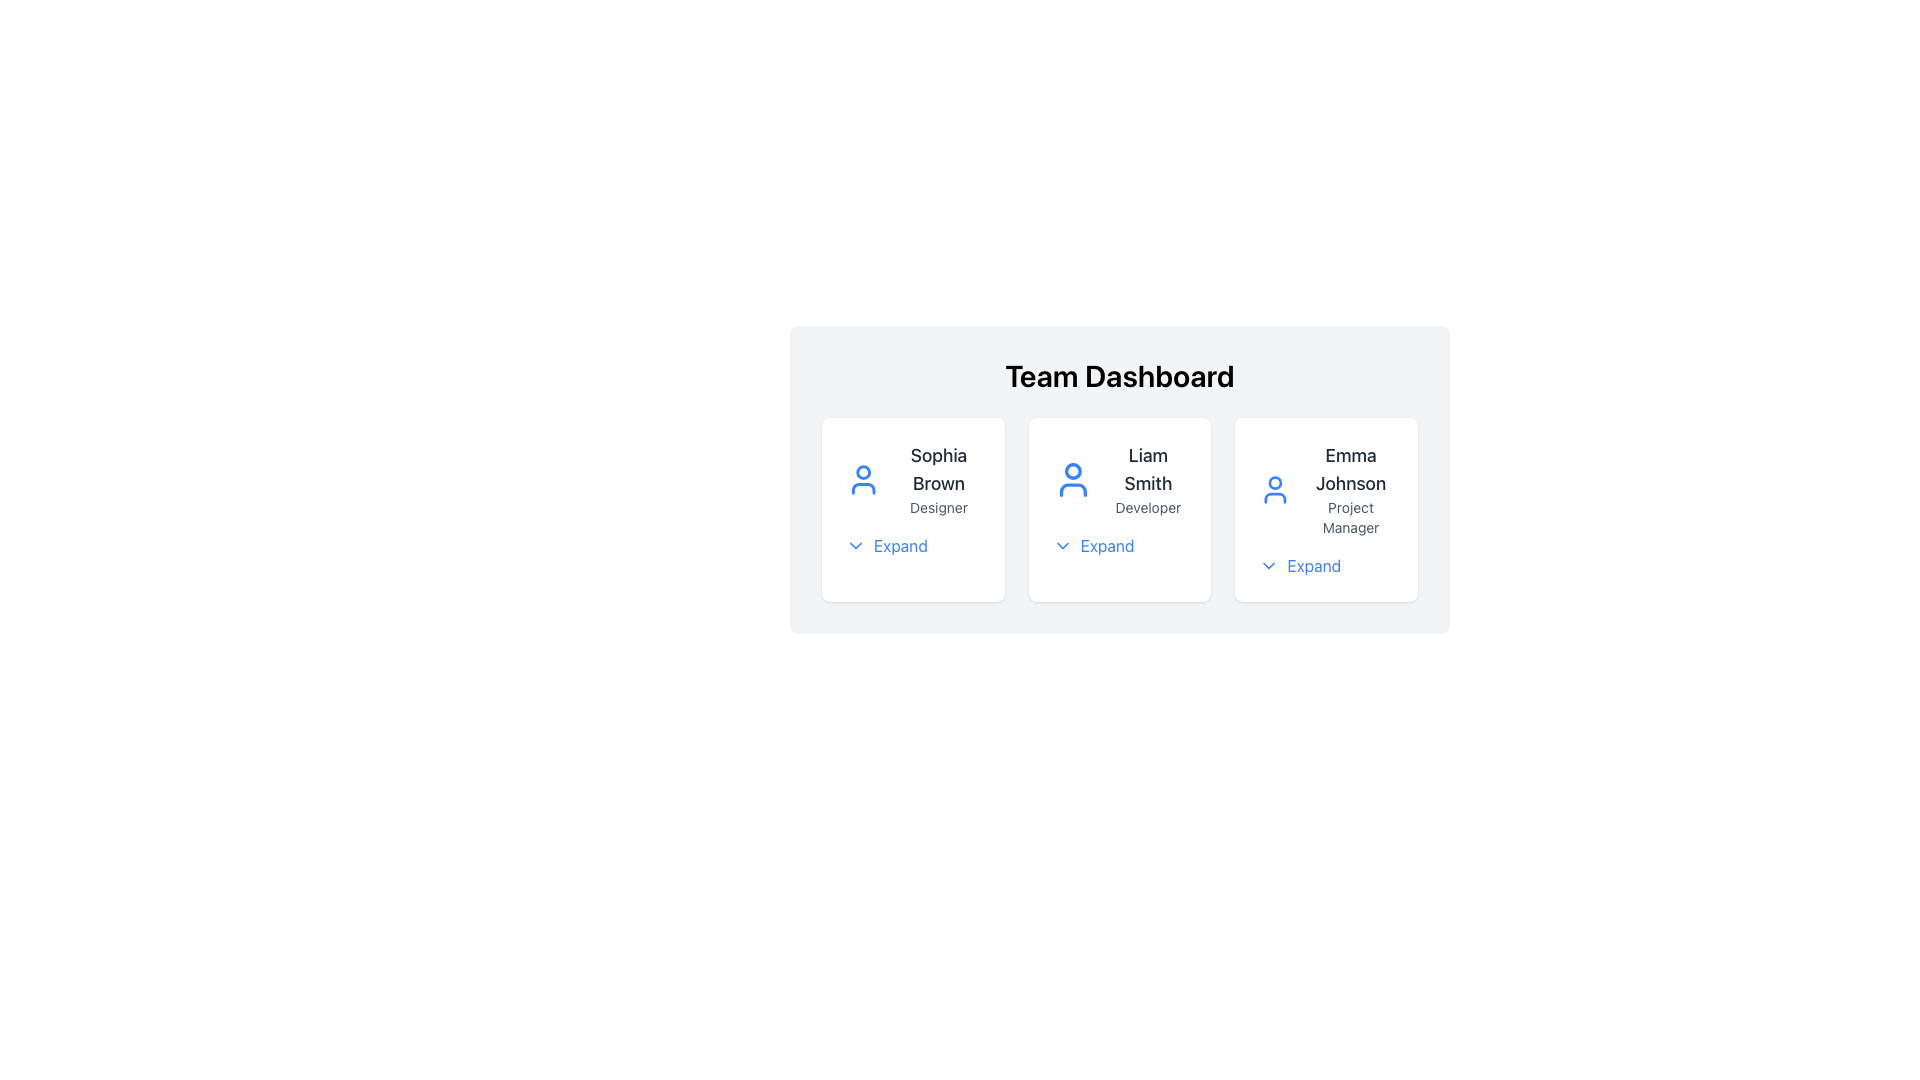 This screenshot has height=1080, width=1920. Describe the element at coordinates (1351, 470) in the screenshot. I see `the Static Text element displaying the name 'Emma Johnson', which is positioned at the top-center of the third card in the 'Team Dashboard' section` at that location.